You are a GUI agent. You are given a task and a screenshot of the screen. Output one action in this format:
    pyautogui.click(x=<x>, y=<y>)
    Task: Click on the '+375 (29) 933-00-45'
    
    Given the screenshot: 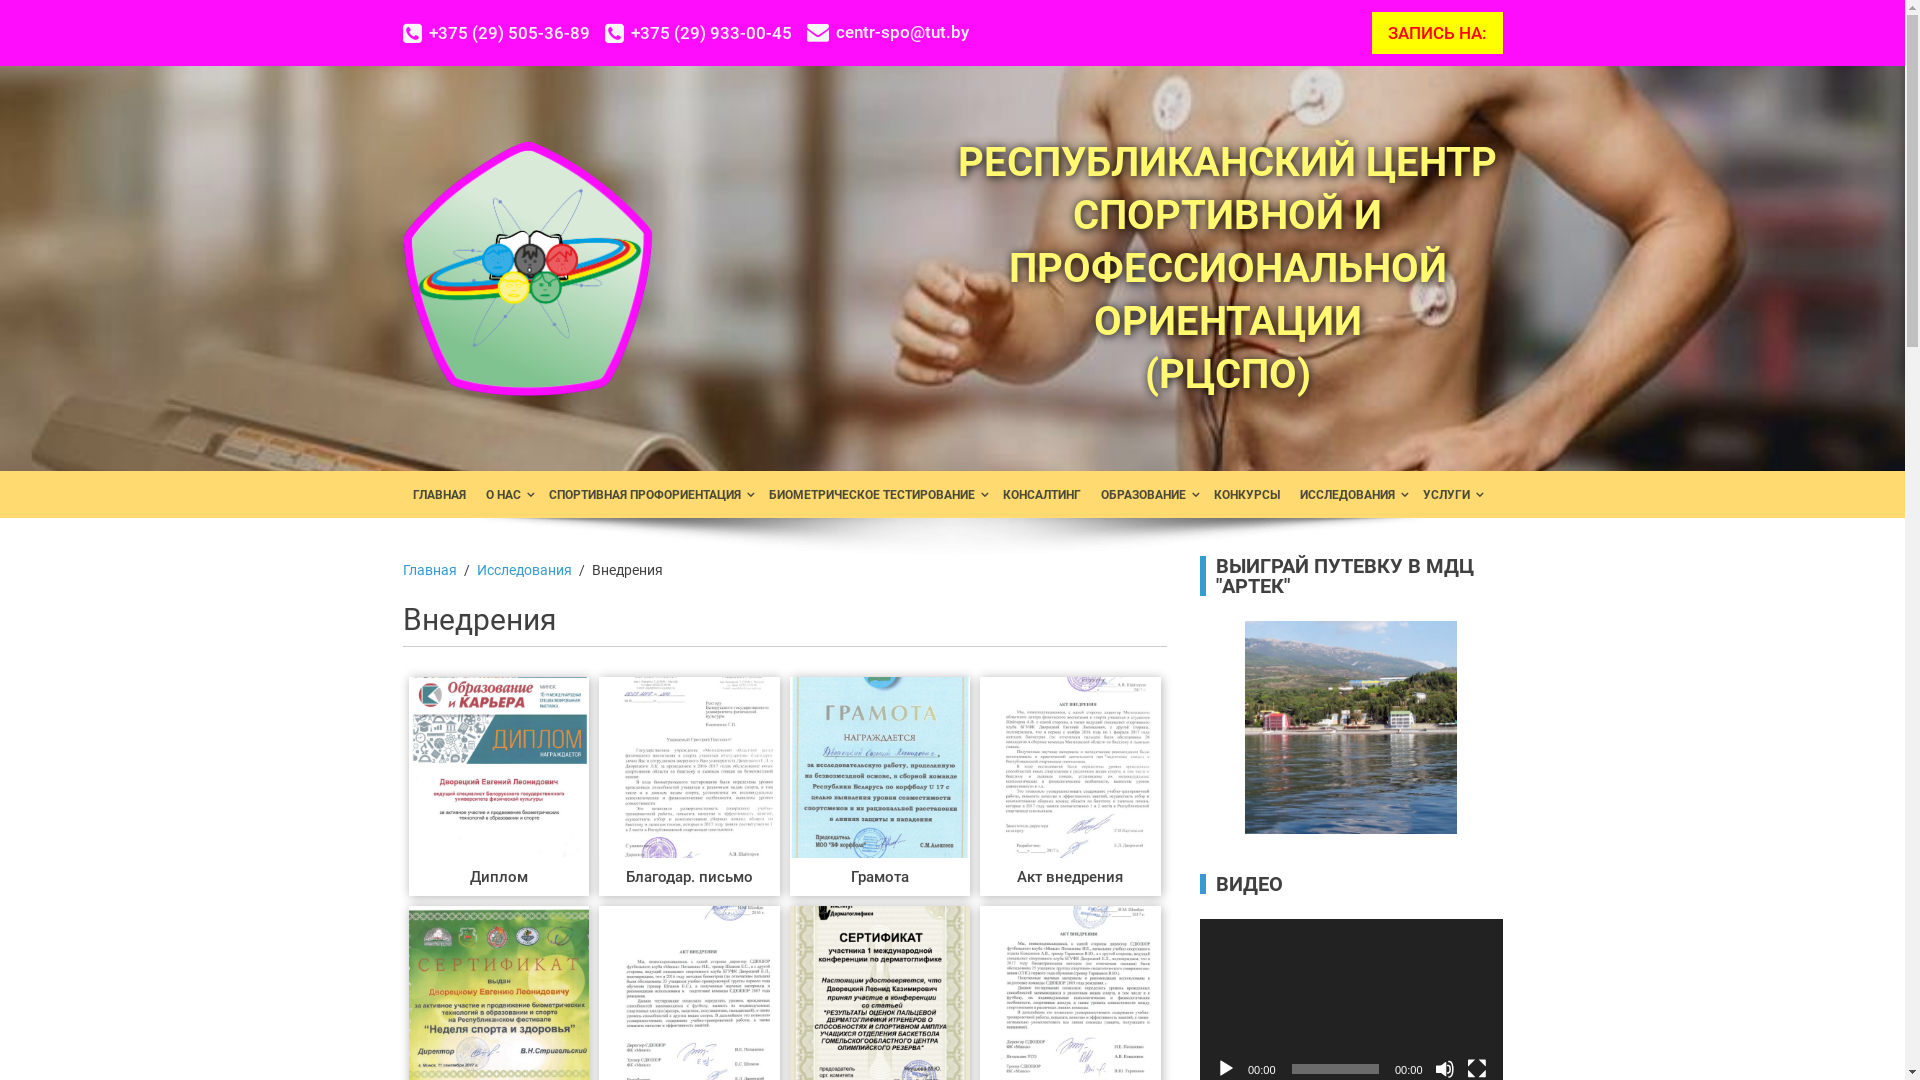 What is the action you would take?
    pyautogui.click(x=603, y=33)
    